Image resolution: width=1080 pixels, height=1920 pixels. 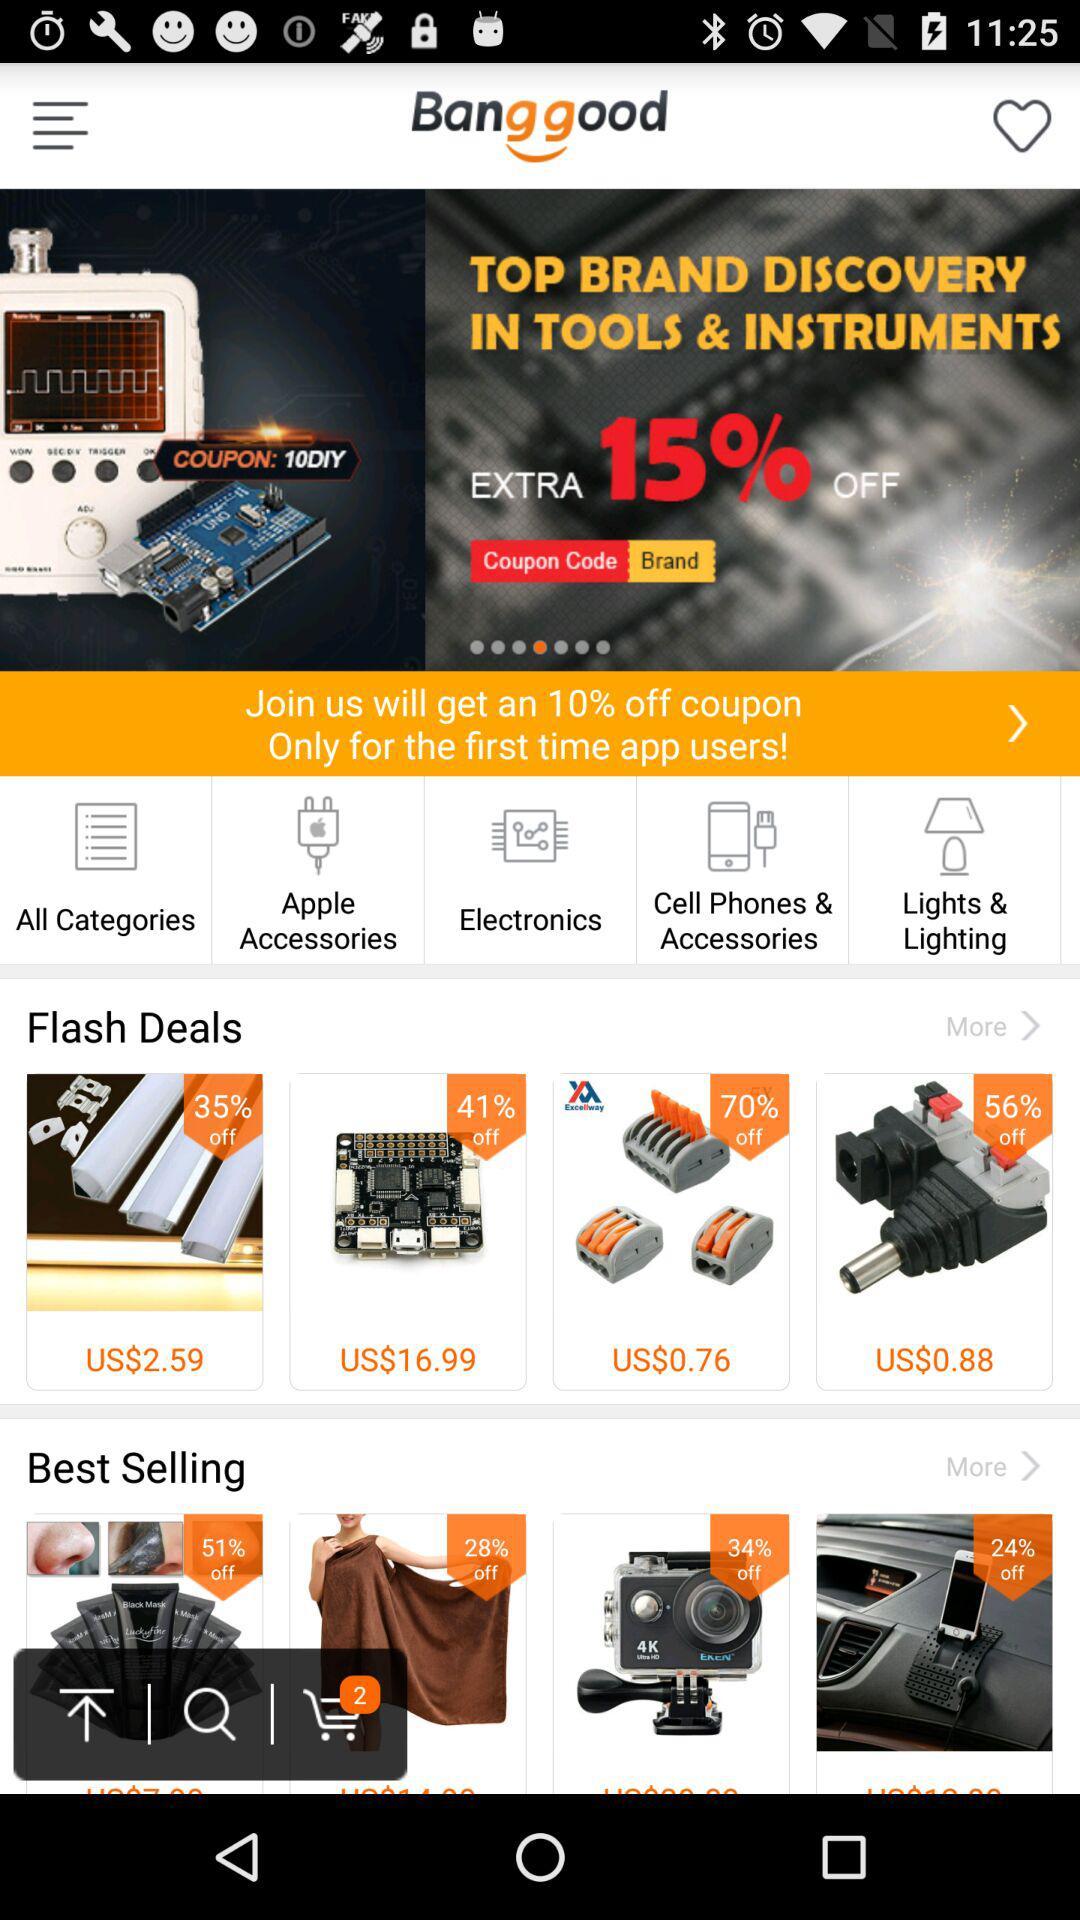 What do you see at coordinates (1030, 1025) in the screenshot?
I see `next button right to text more` at bounding box center [1030, 1025].